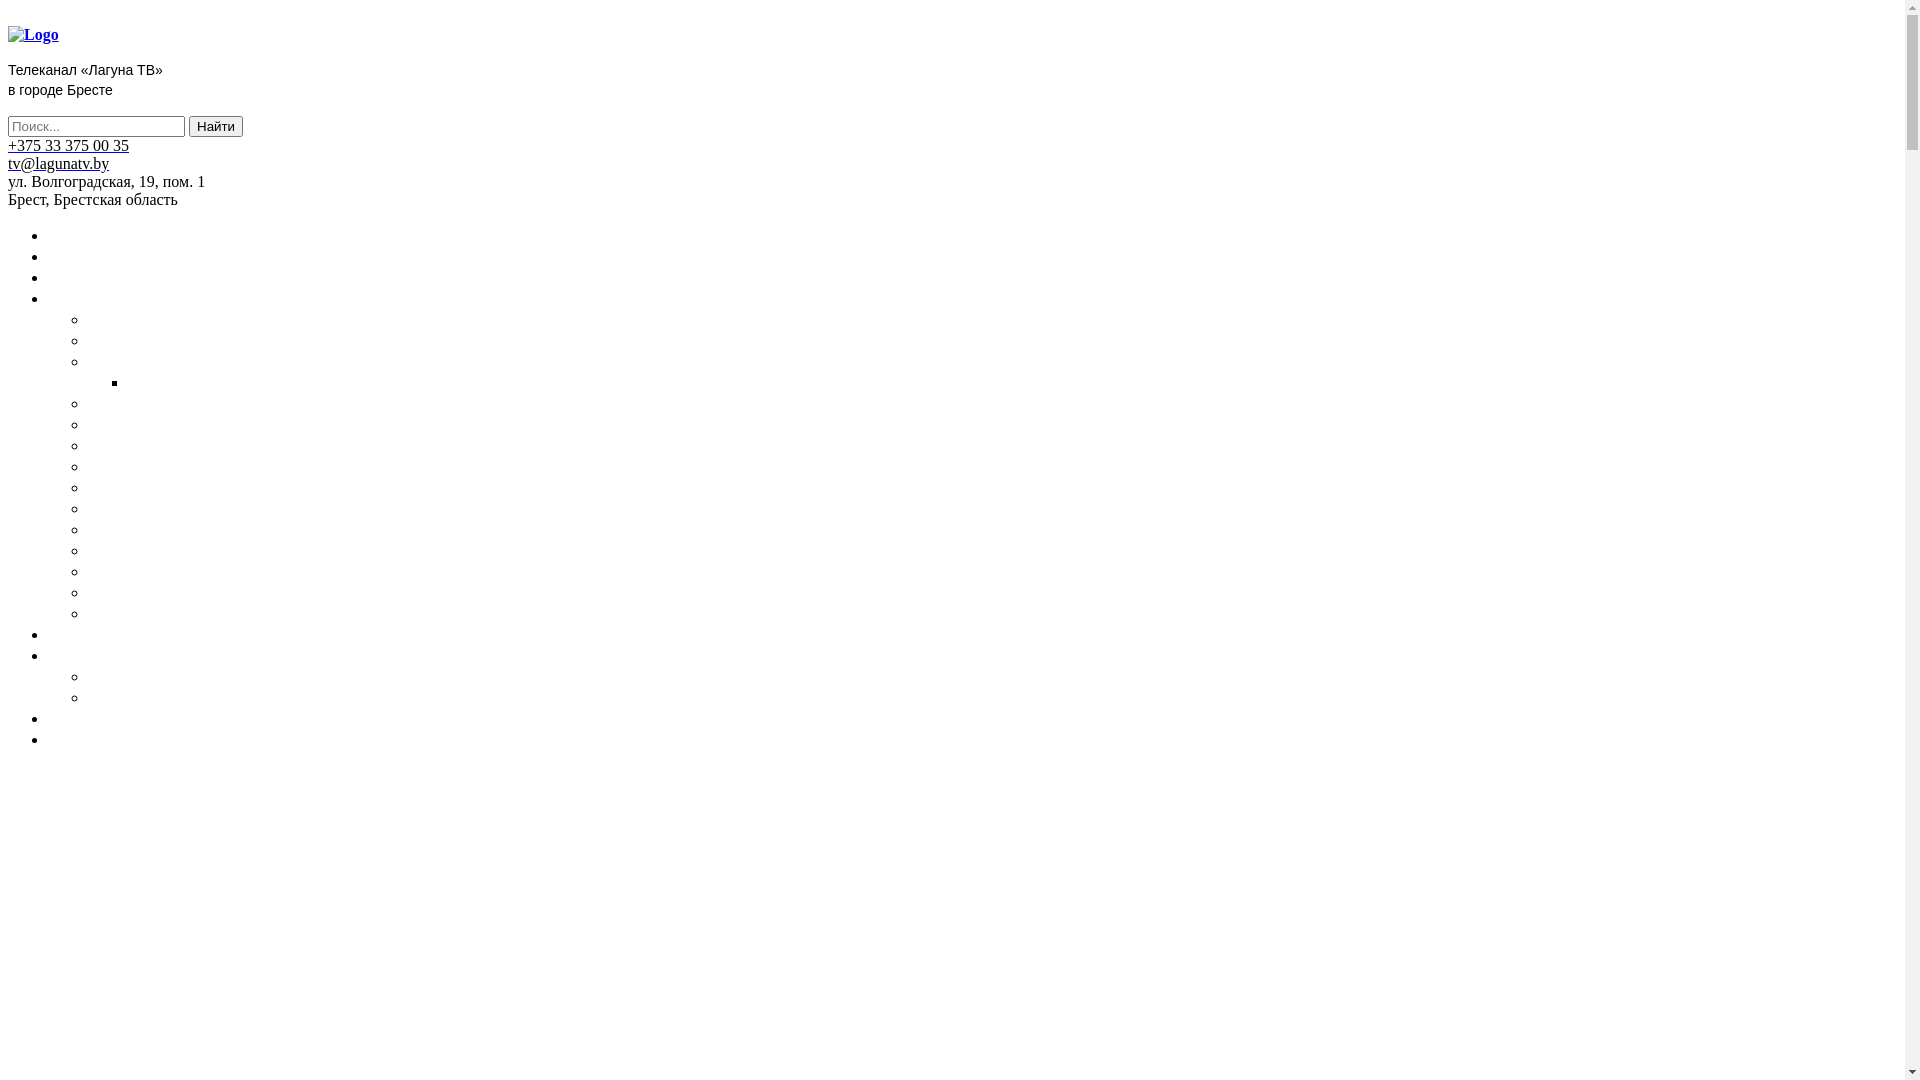 This screenshot has height=1080, width=1920. I want to click on '+375 33 375 00 35', so click(68, 144).